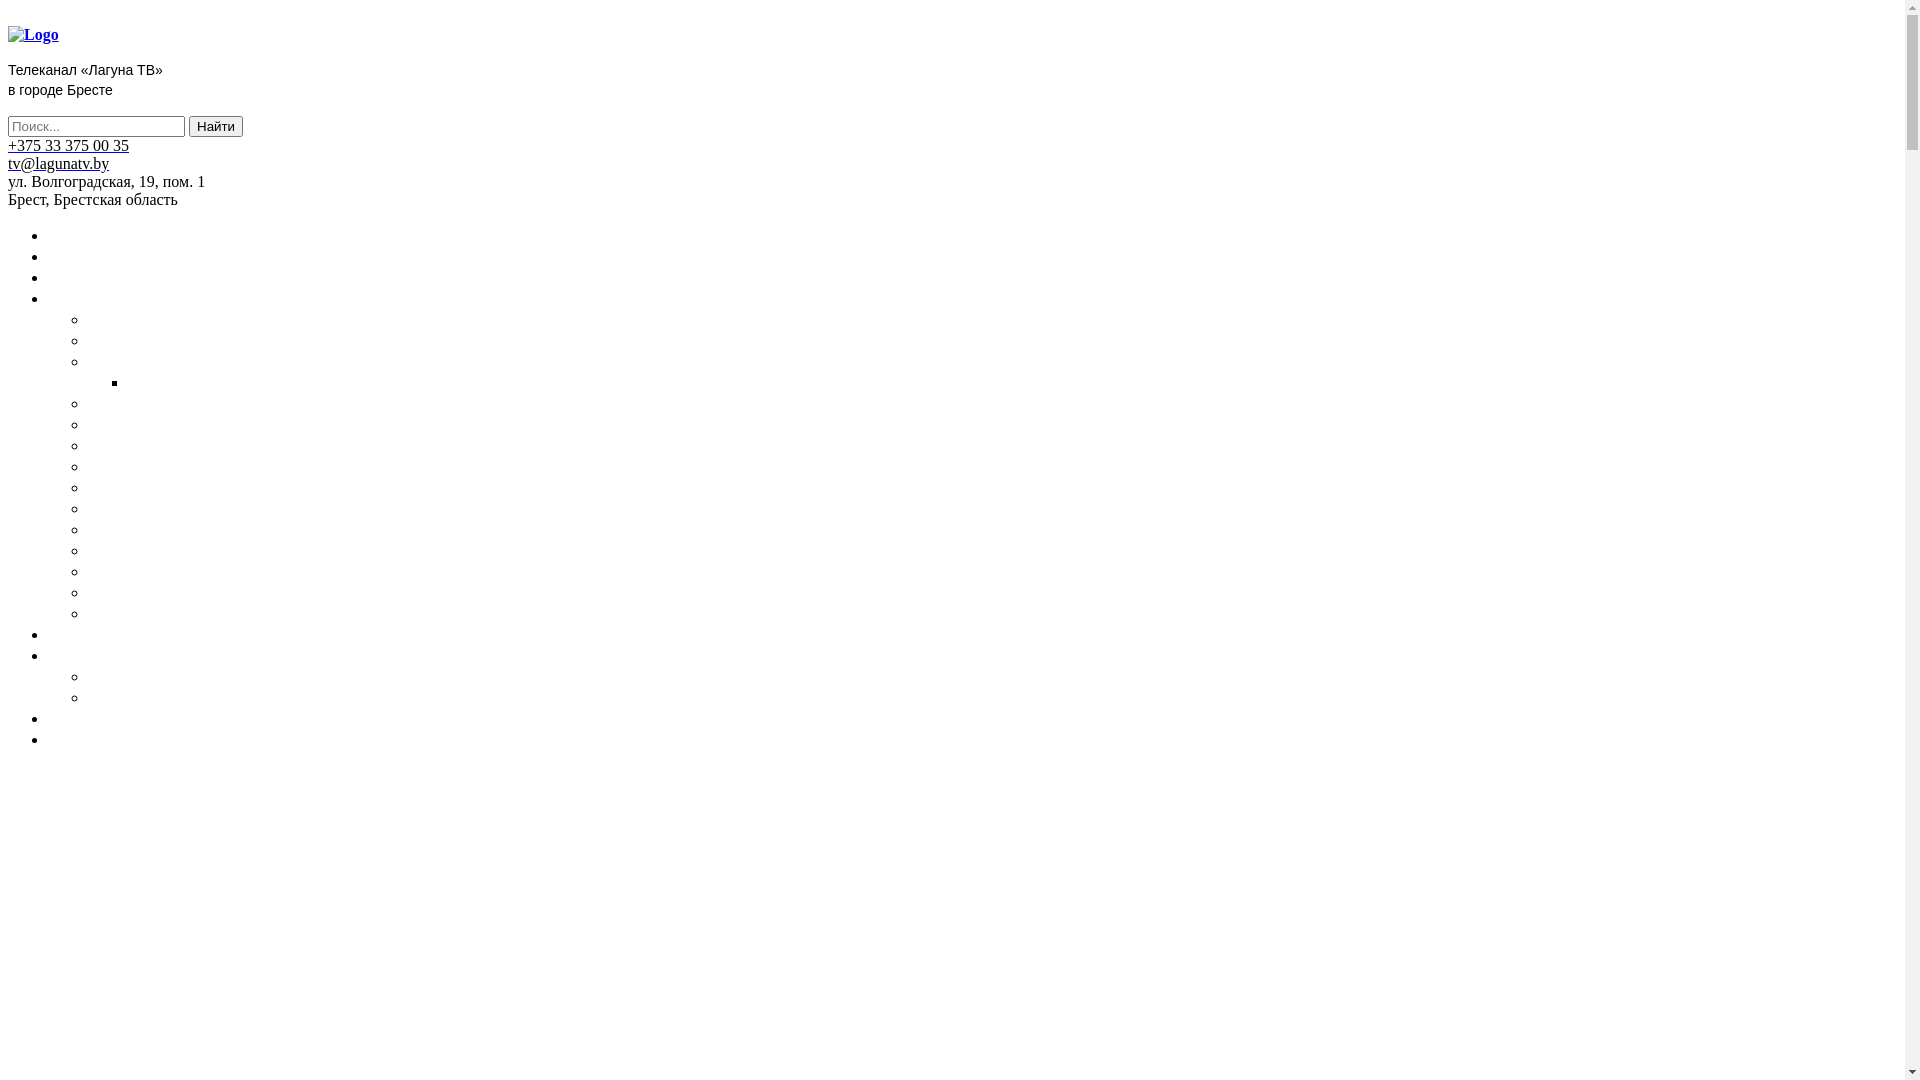 This screenshot has height=1080, width=1920. I want to click on '+375 33 375 00 35', so click(68, 144).